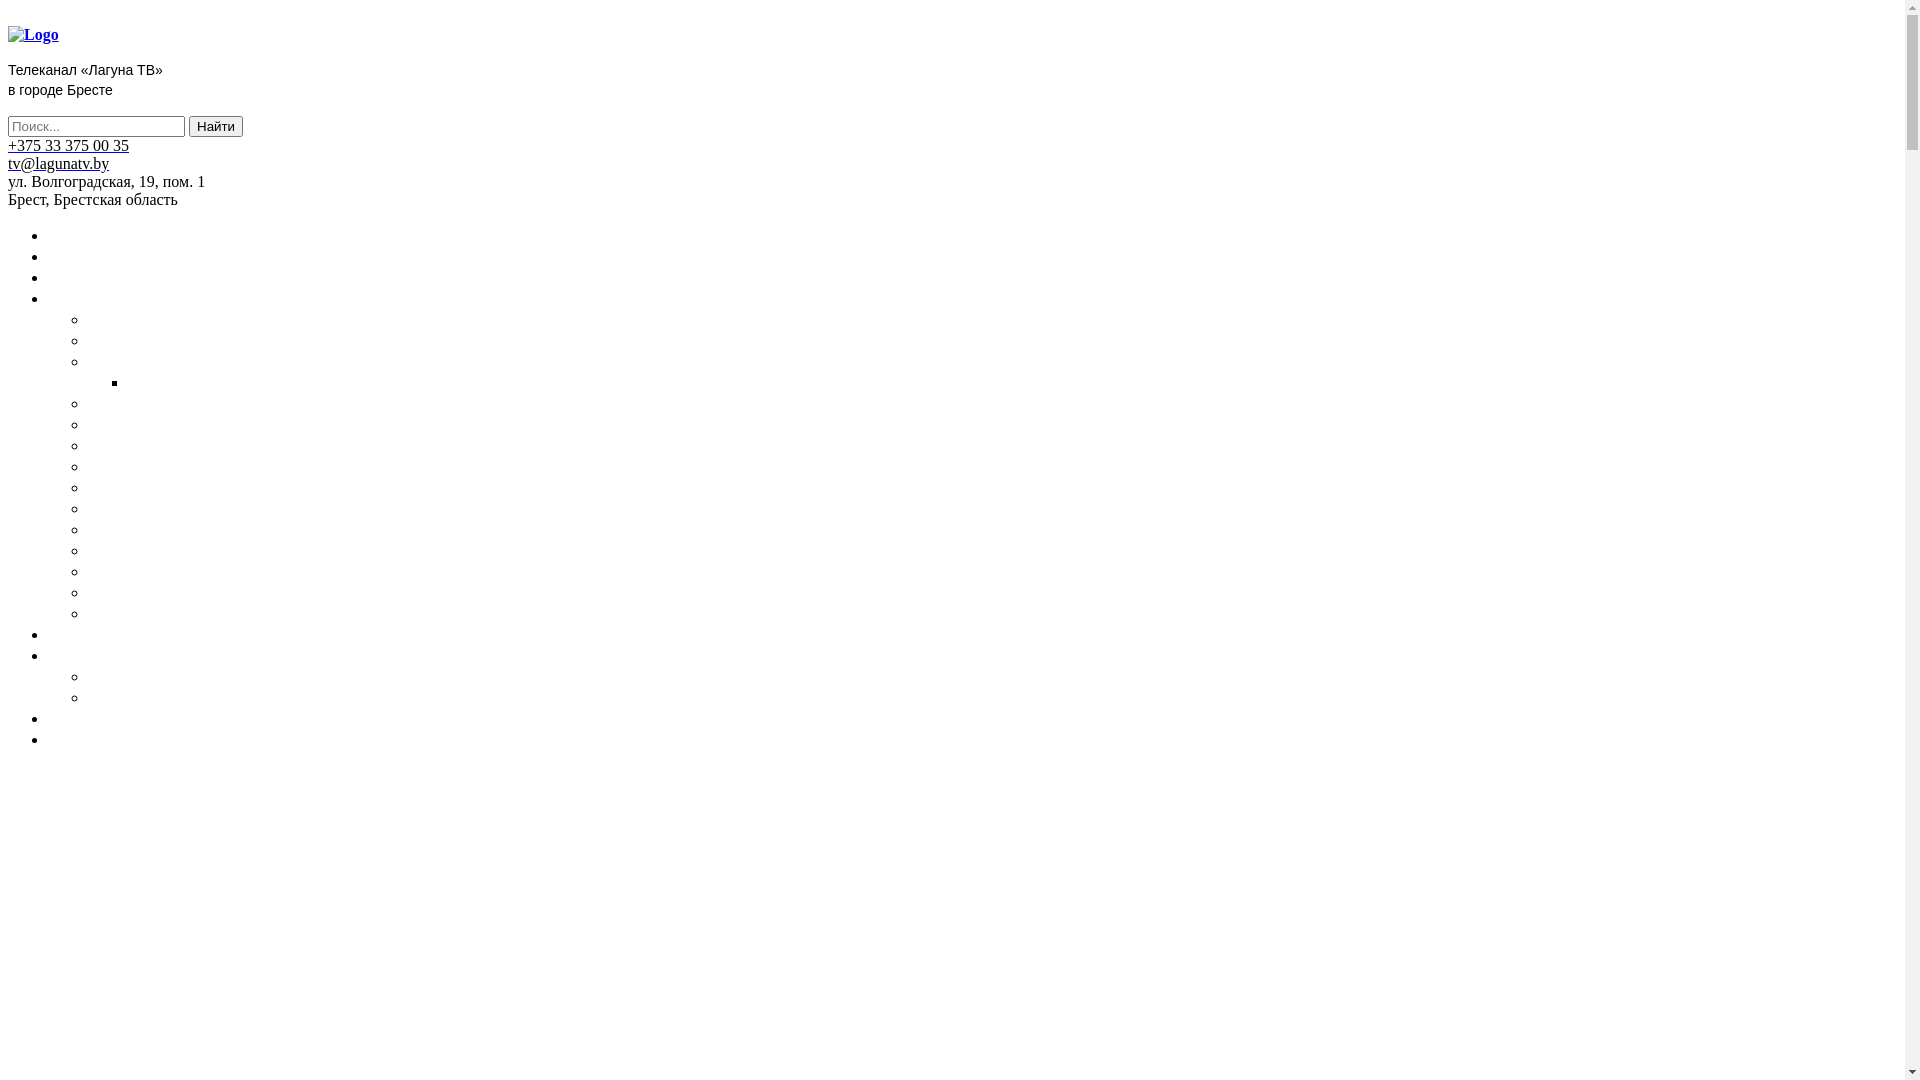 This screenshot has height=1080, width=1920. I want to click on '+375 33 375 00 35', so click(68, 144).